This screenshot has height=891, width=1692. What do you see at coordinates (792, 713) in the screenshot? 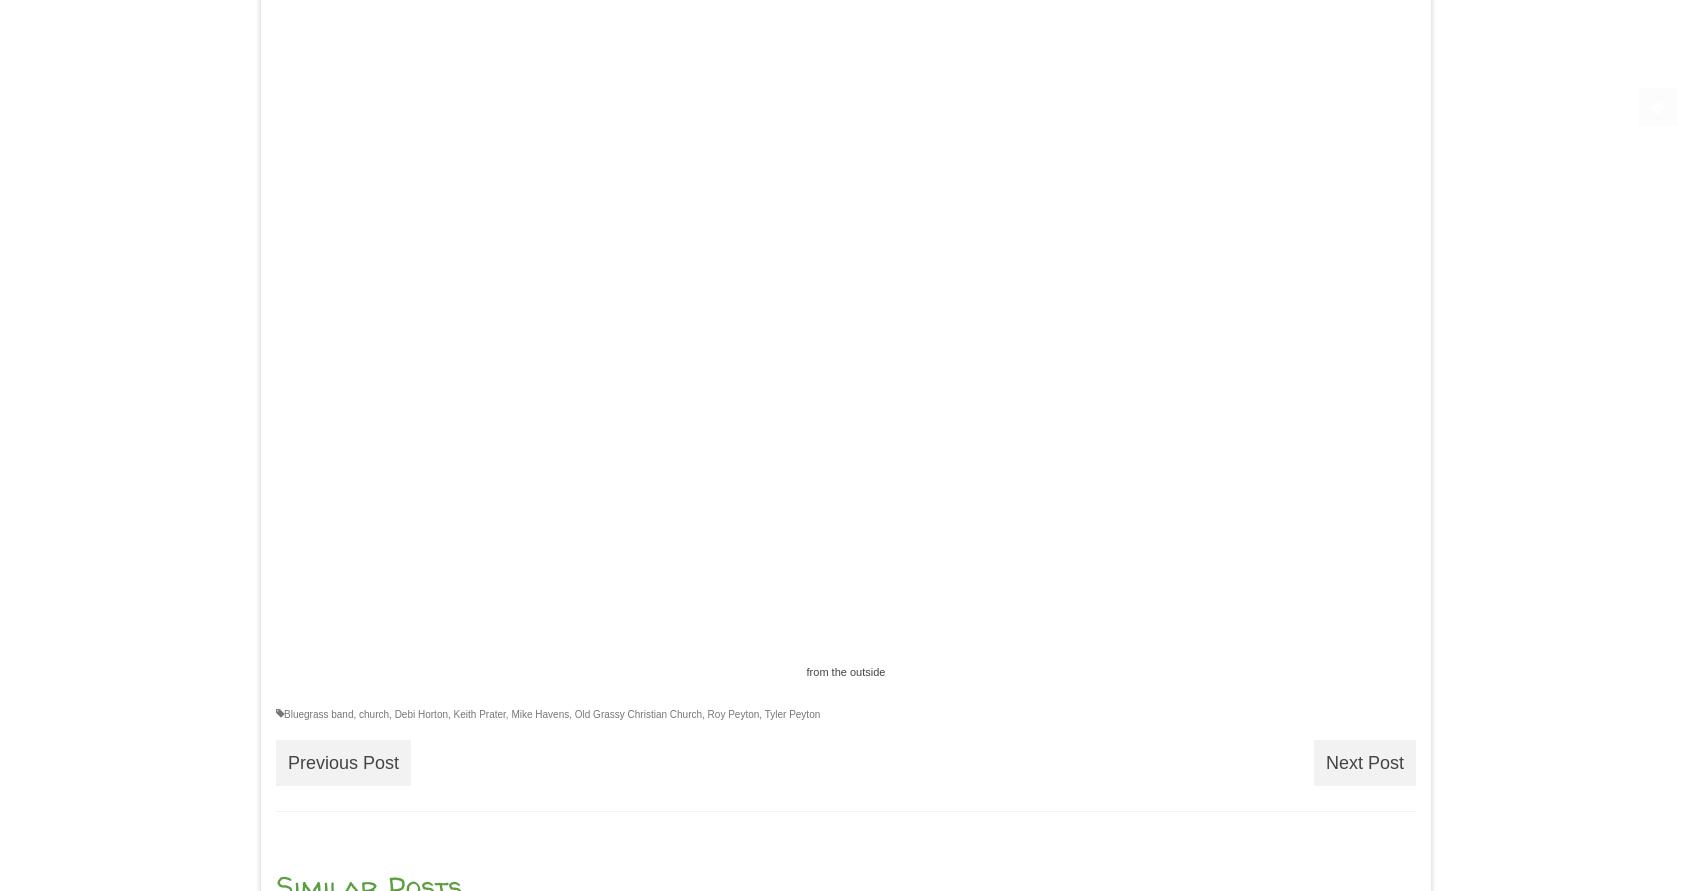
I see `'Tyler Peyton'` at bounding box center [792, 713].